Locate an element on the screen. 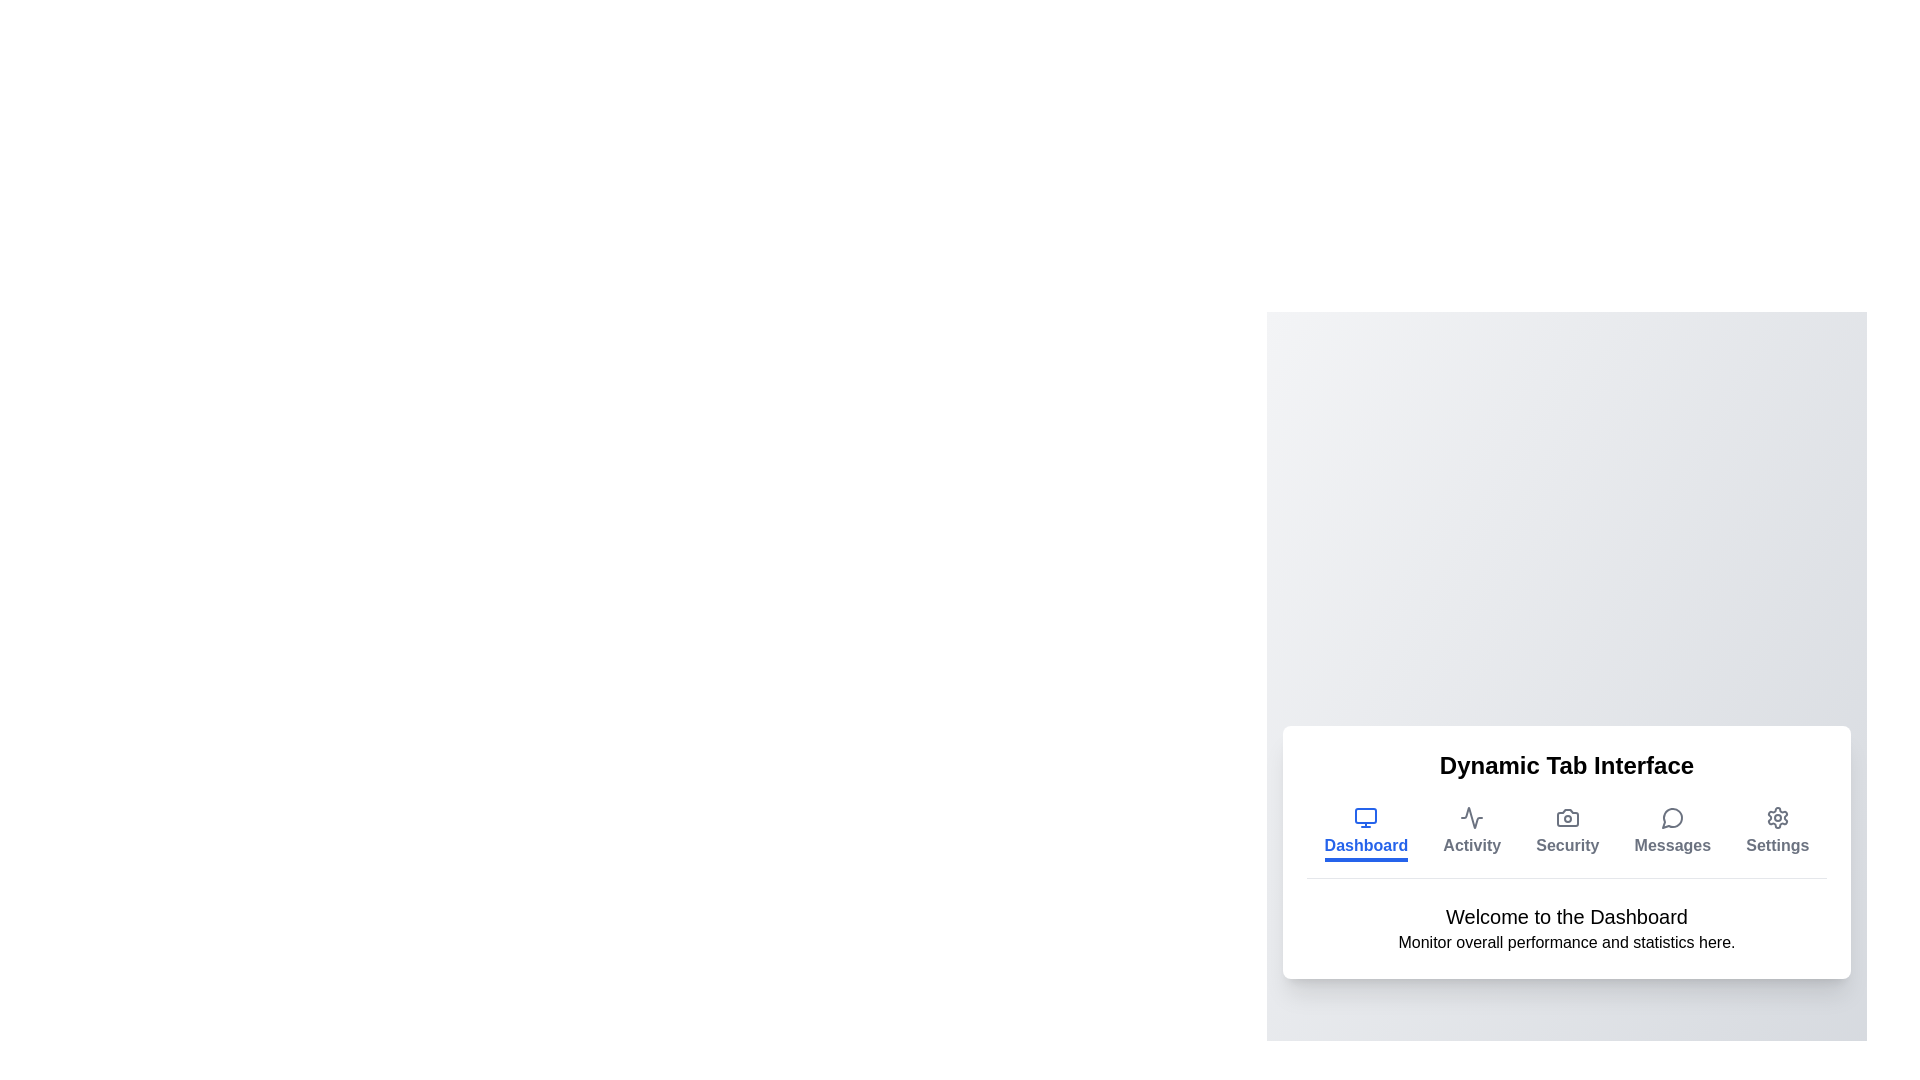 The image size is (1920, 1080). the gear-shaped icon button located under the 'Settings' label in the row of icons below the 'Dynamic Tab Interface' header is located at coordinates (1777, 817).